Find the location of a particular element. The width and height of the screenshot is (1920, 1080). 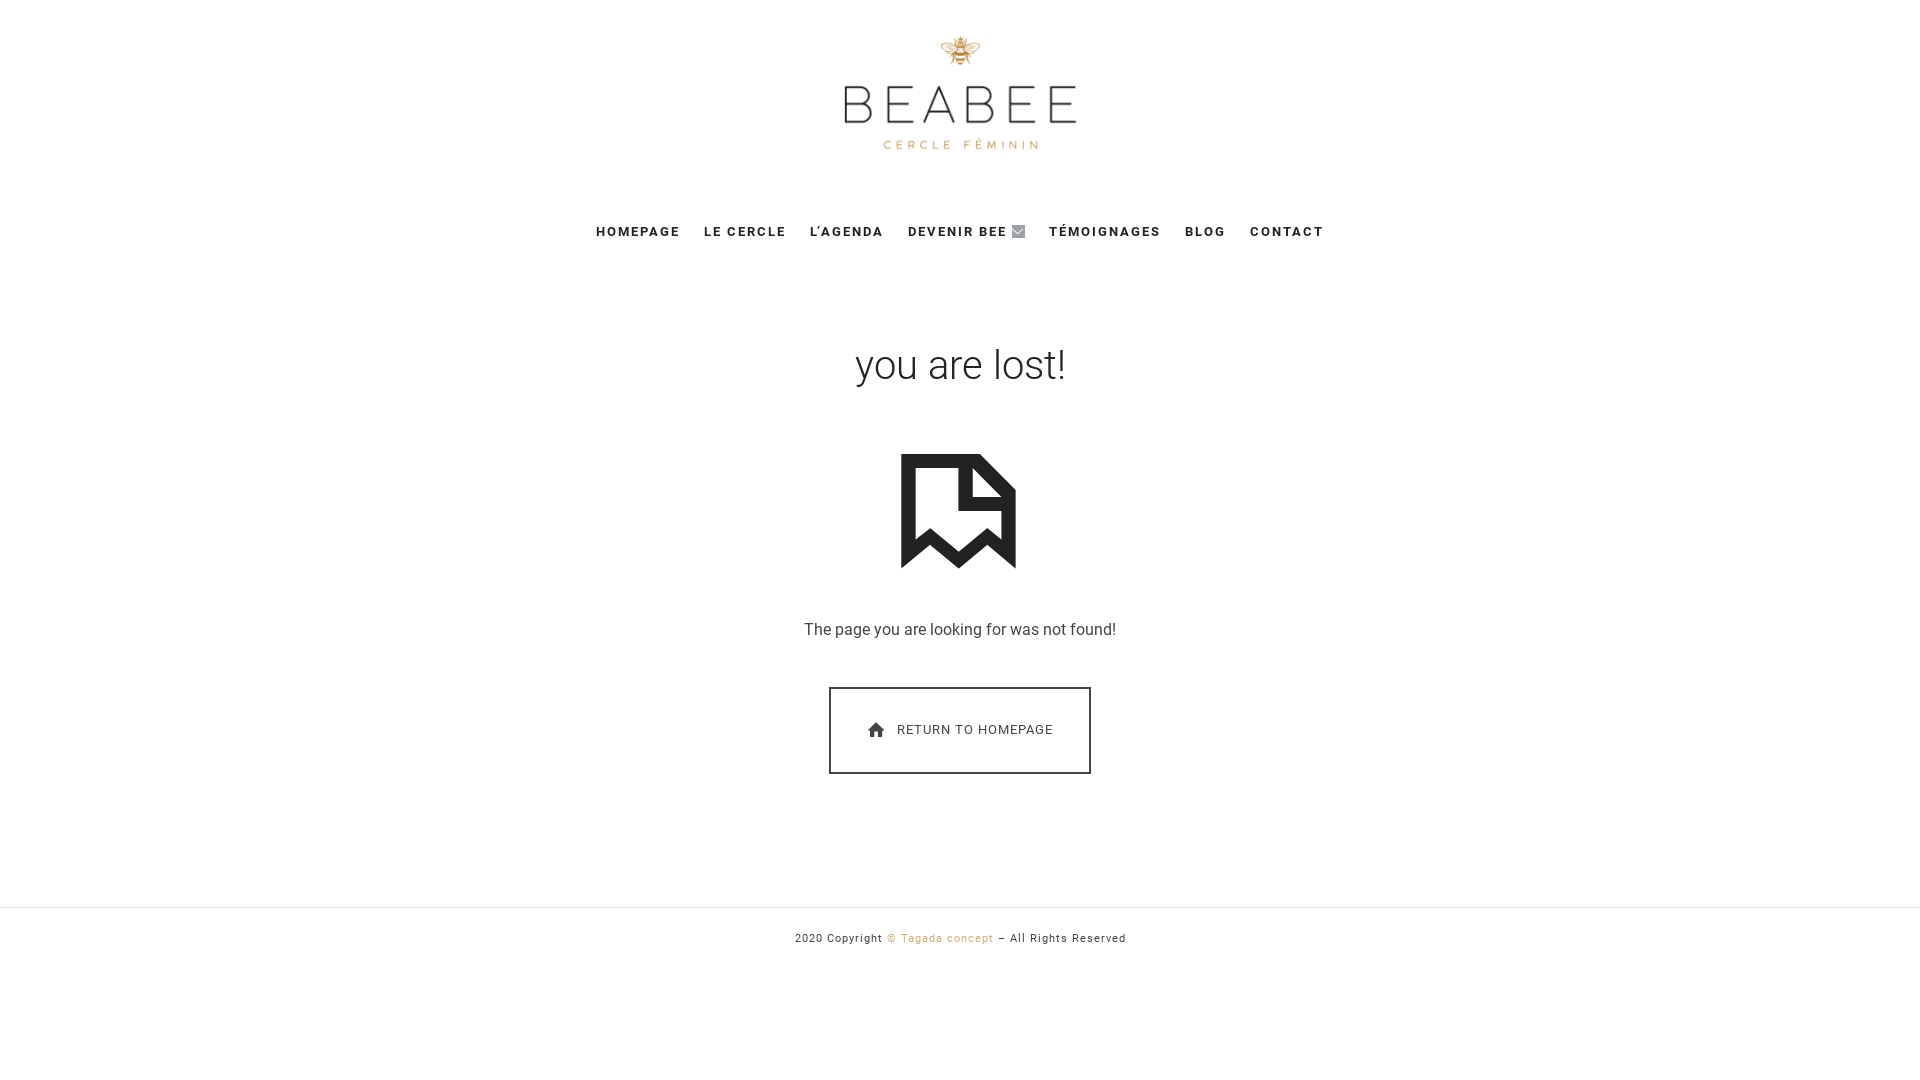

'HOMEPAGE' is located at coordinates (637, 230).